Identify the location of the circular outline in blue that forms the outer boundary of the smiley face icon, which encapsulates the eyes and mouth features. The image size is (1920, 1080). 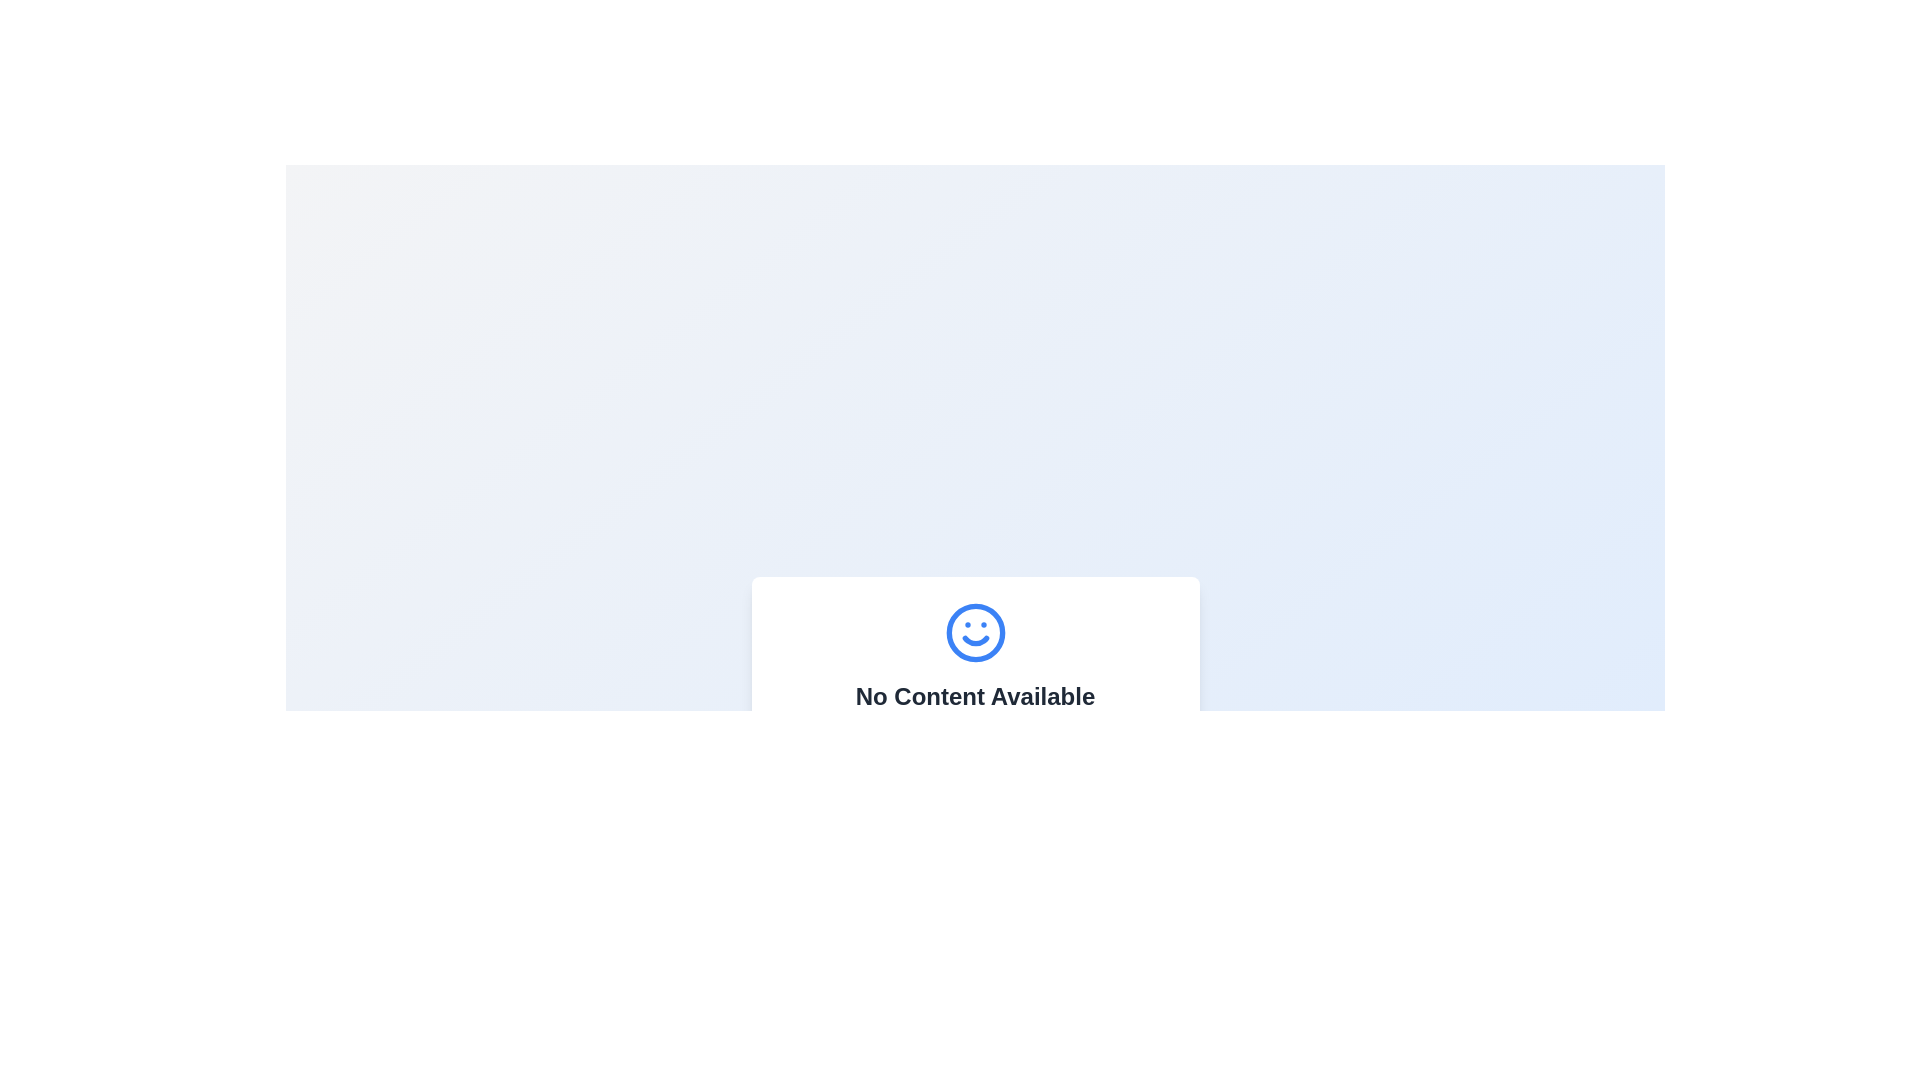
(975, 632).